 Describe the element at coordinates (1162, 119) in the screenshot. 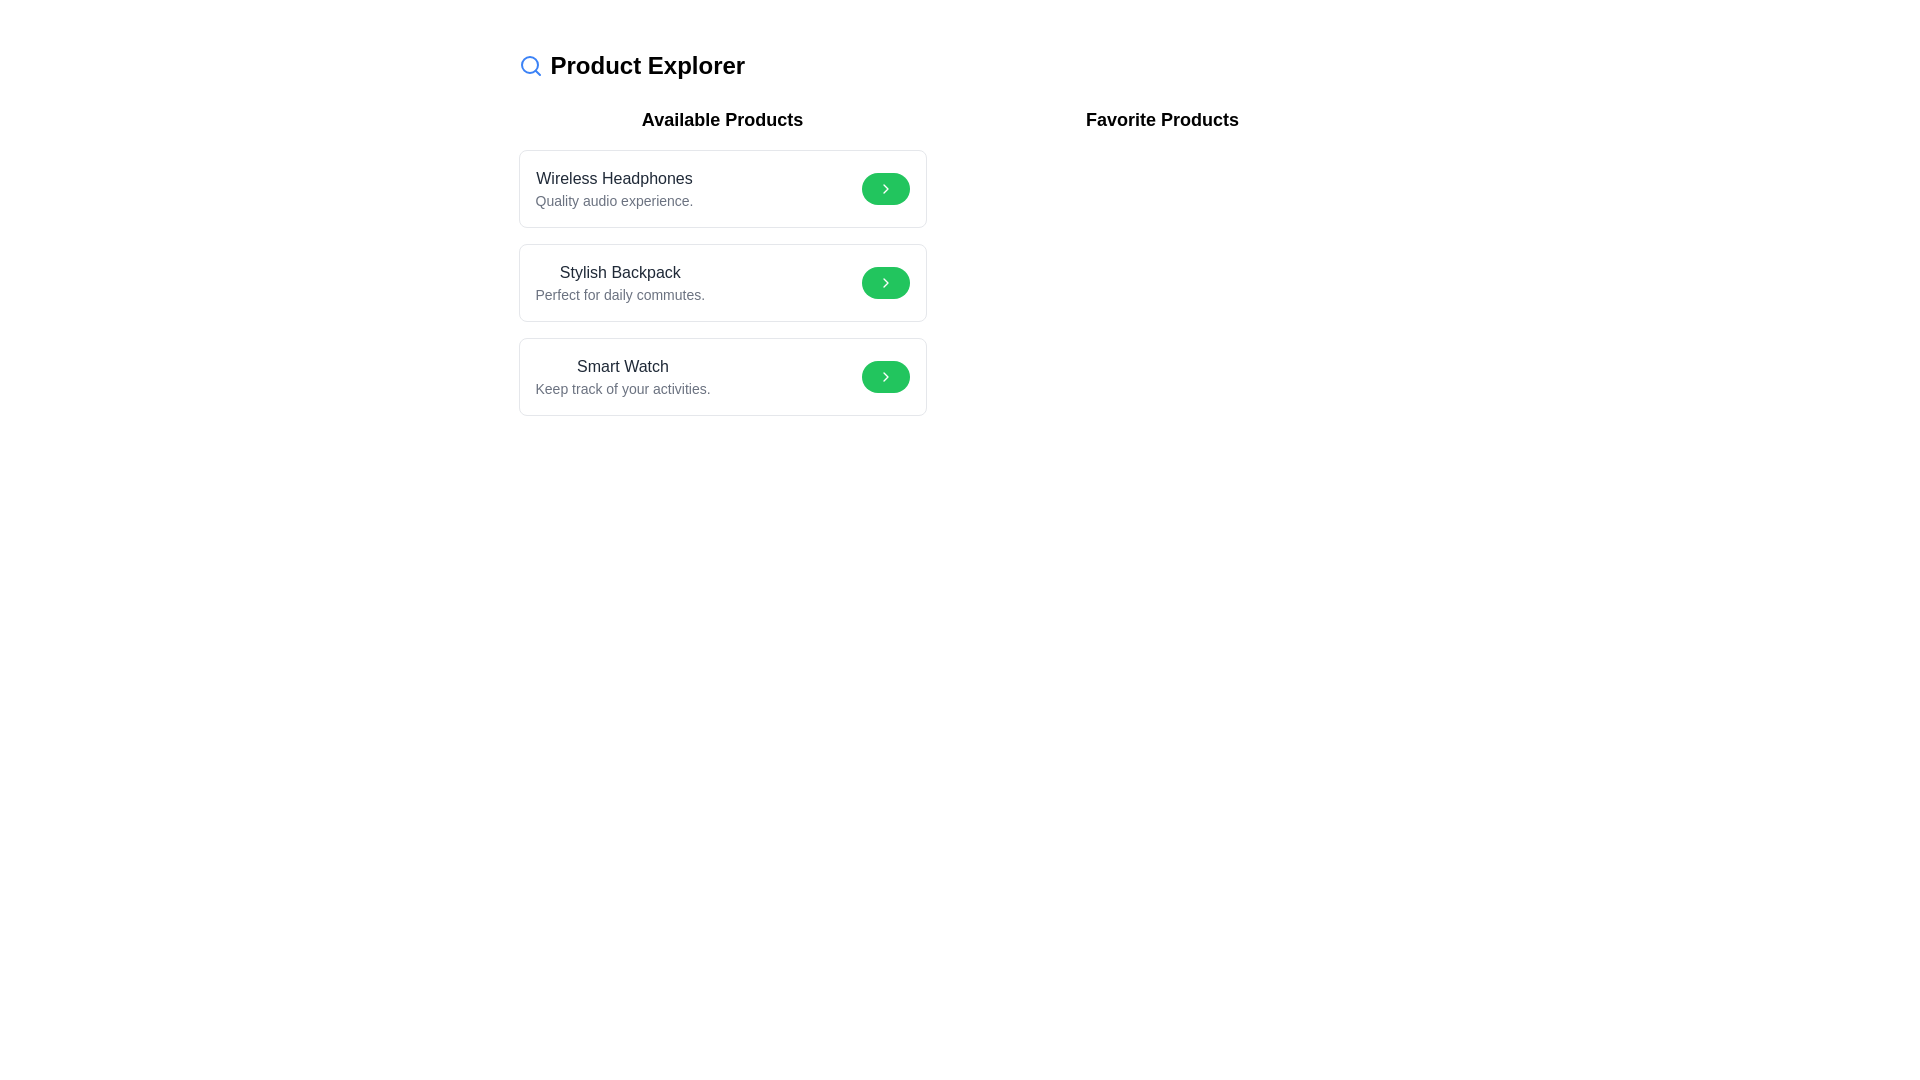

I see `the 'Favorite Products' label, which is a bold text label located near the top right section of the layout` at that location.